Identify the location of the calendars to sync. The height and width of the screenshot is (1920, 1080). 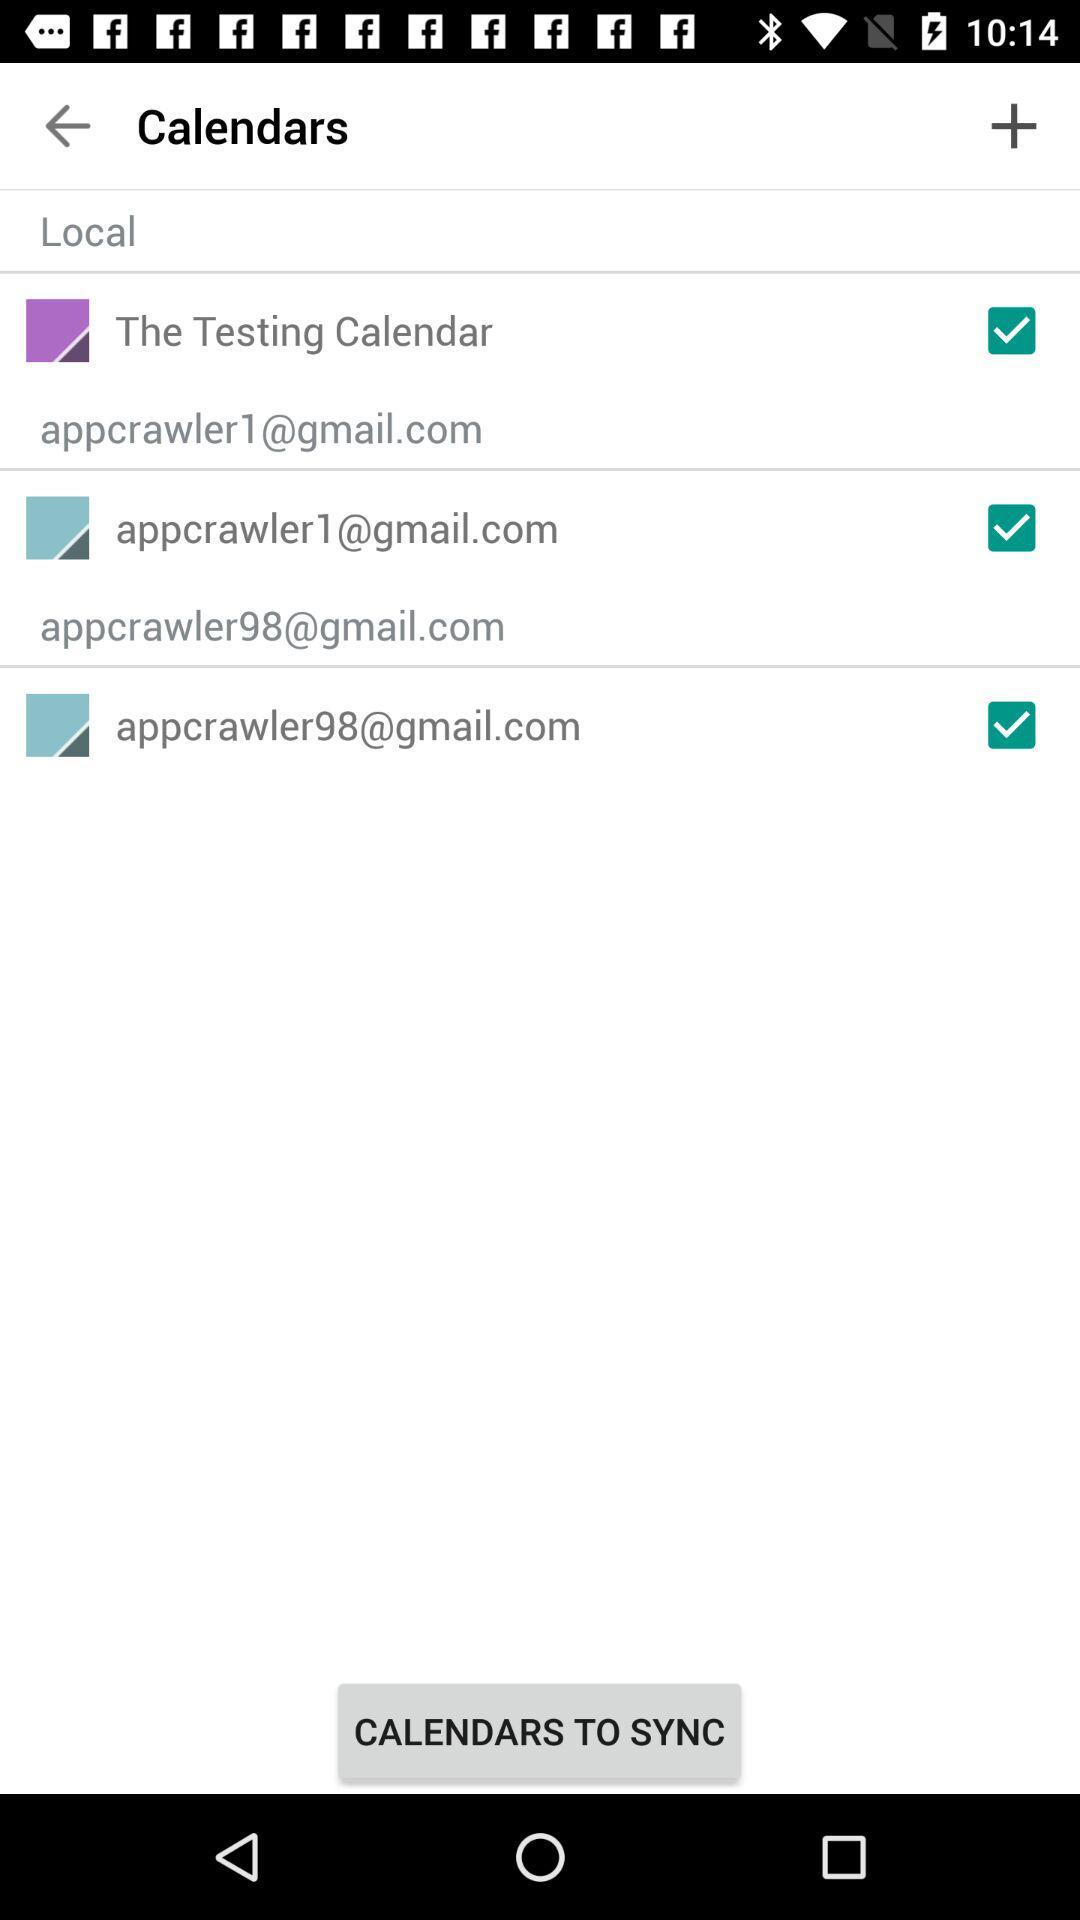
(538, 1730).